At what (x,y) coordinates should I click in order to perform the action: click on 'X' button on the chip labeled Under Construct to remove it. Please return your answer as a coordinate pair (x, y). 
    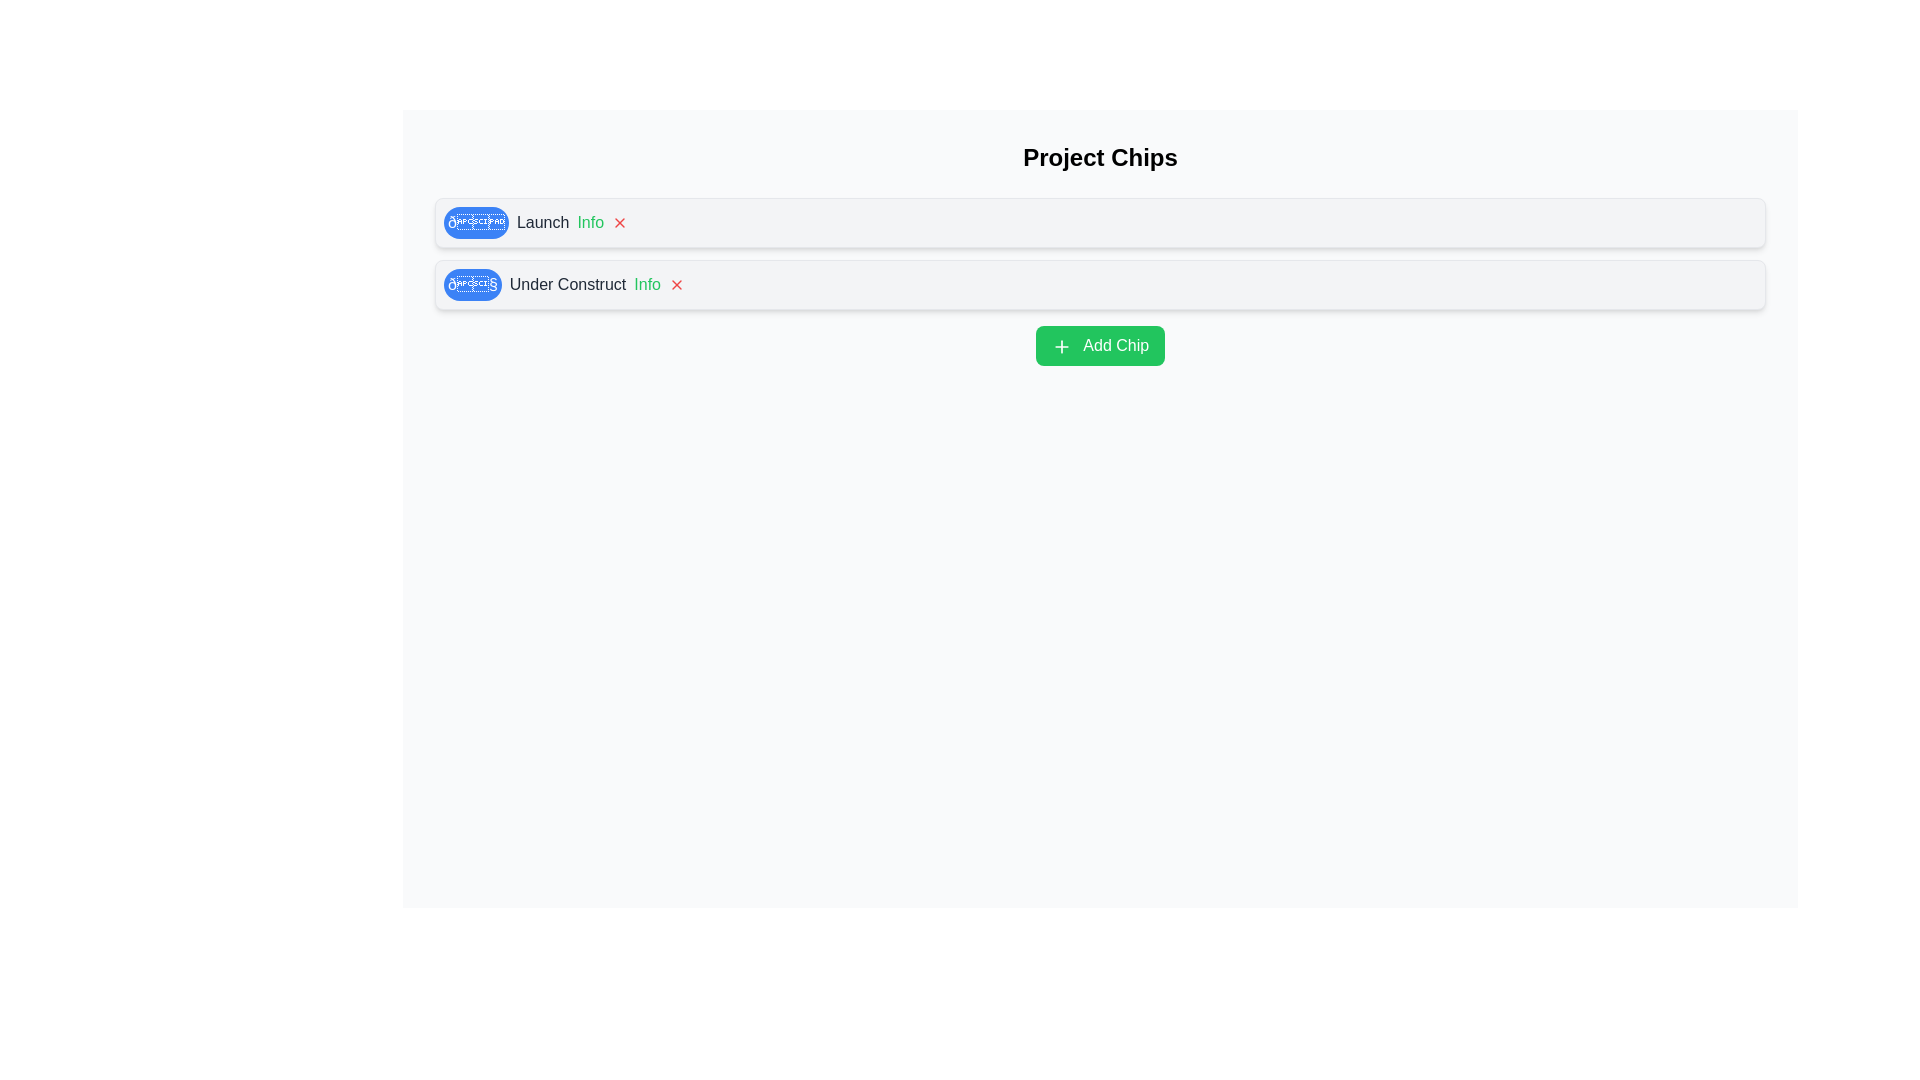
    Looking at the image, I should click on (676, 285).